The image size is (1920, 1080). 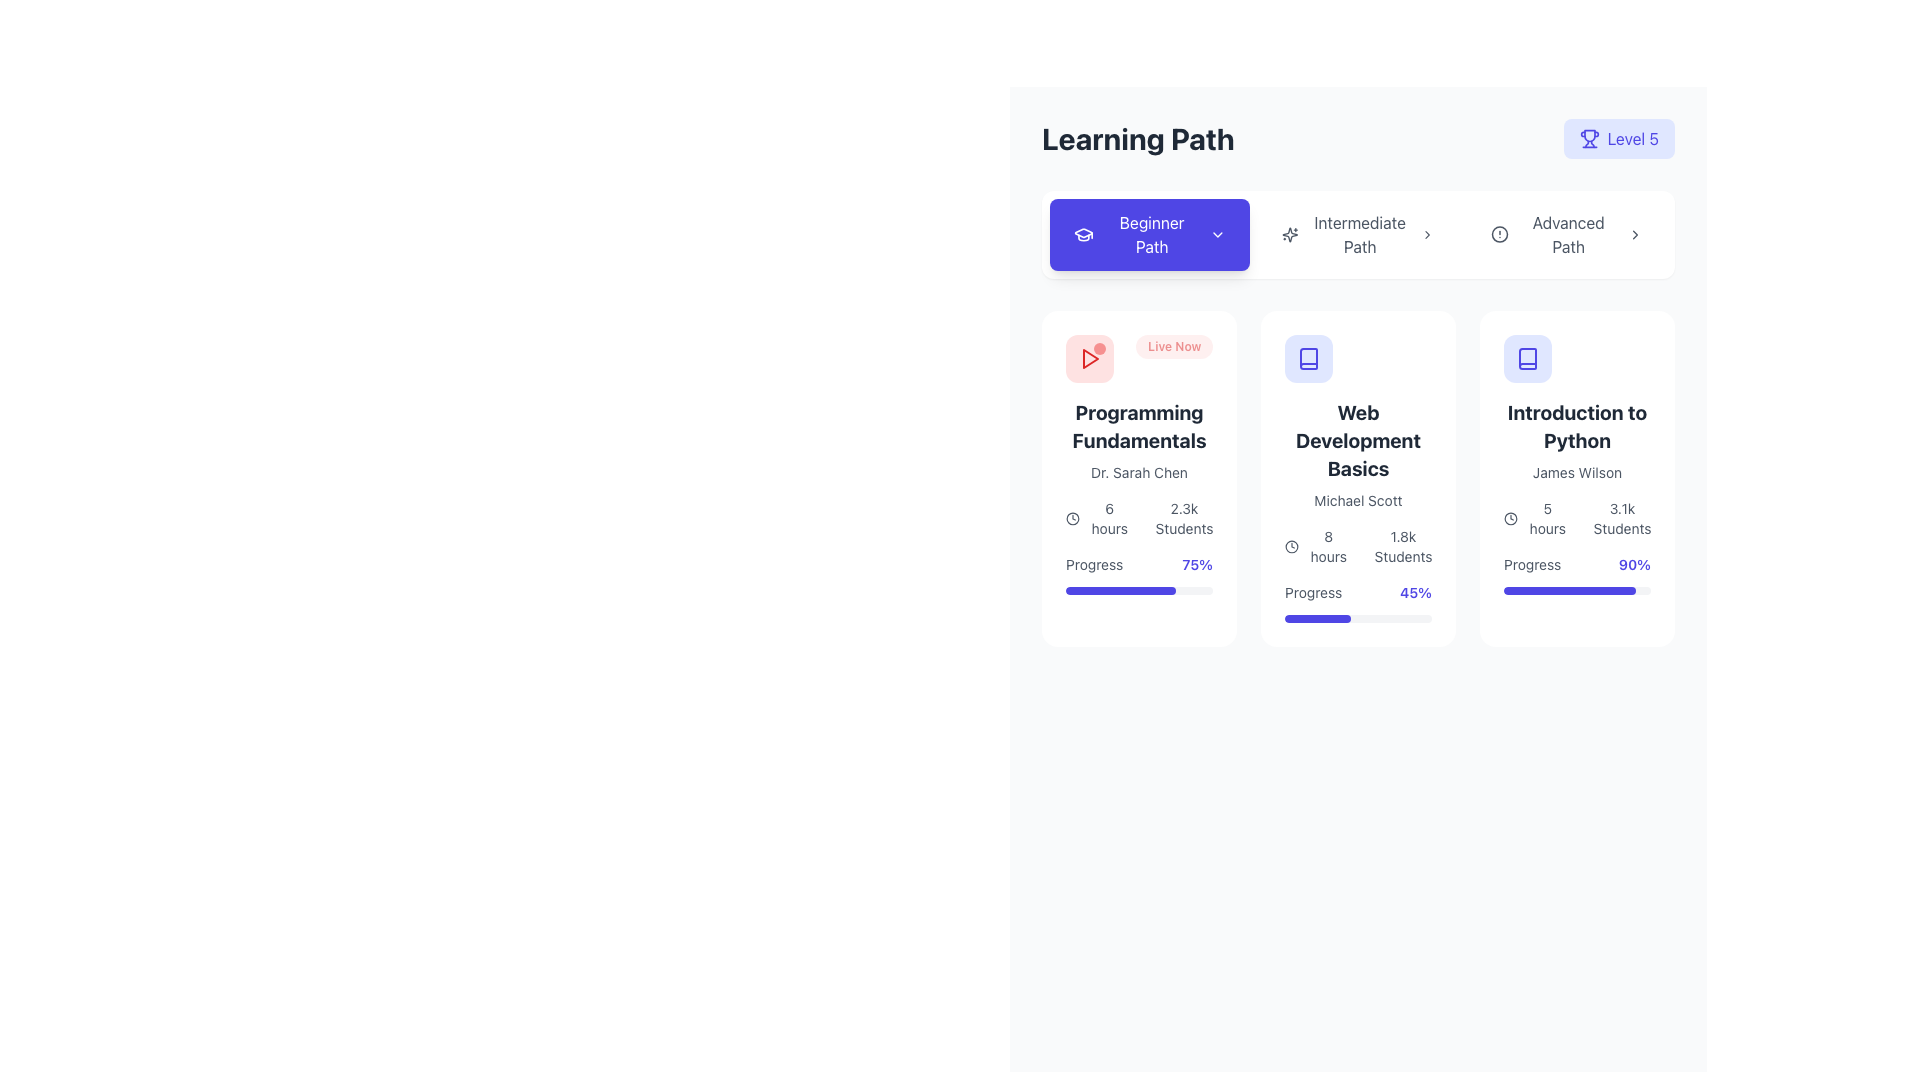 I want to click on the triangular red play icon located at the top-left corner of the 'Programming Fundamentals' card, adjacent to the 'Live Now' label, so click(x=1089, y=357).